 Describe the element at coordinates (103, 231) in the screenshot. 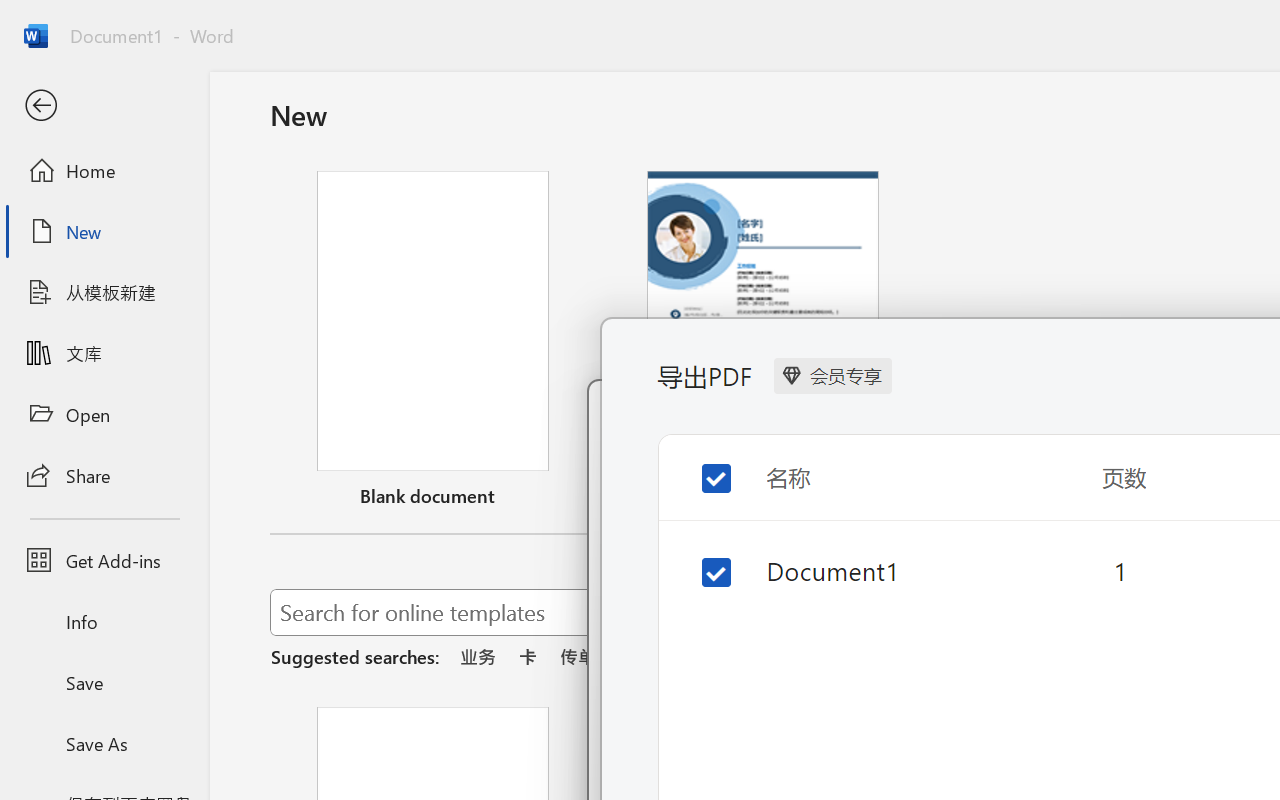

I see `'New'` at that location.